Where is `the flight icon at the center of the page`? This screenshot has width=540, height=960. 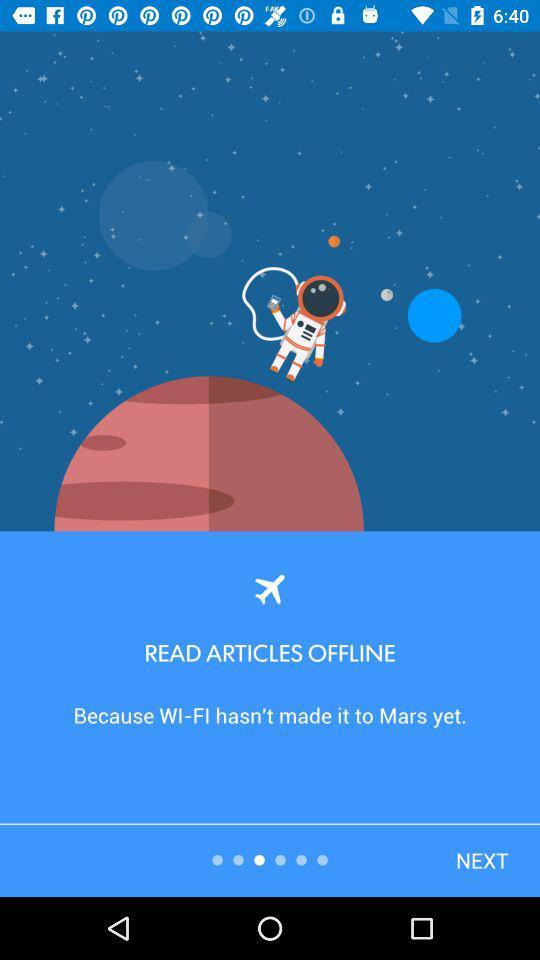
the flight icon at the center of the page is located at coordinates (270, 588).